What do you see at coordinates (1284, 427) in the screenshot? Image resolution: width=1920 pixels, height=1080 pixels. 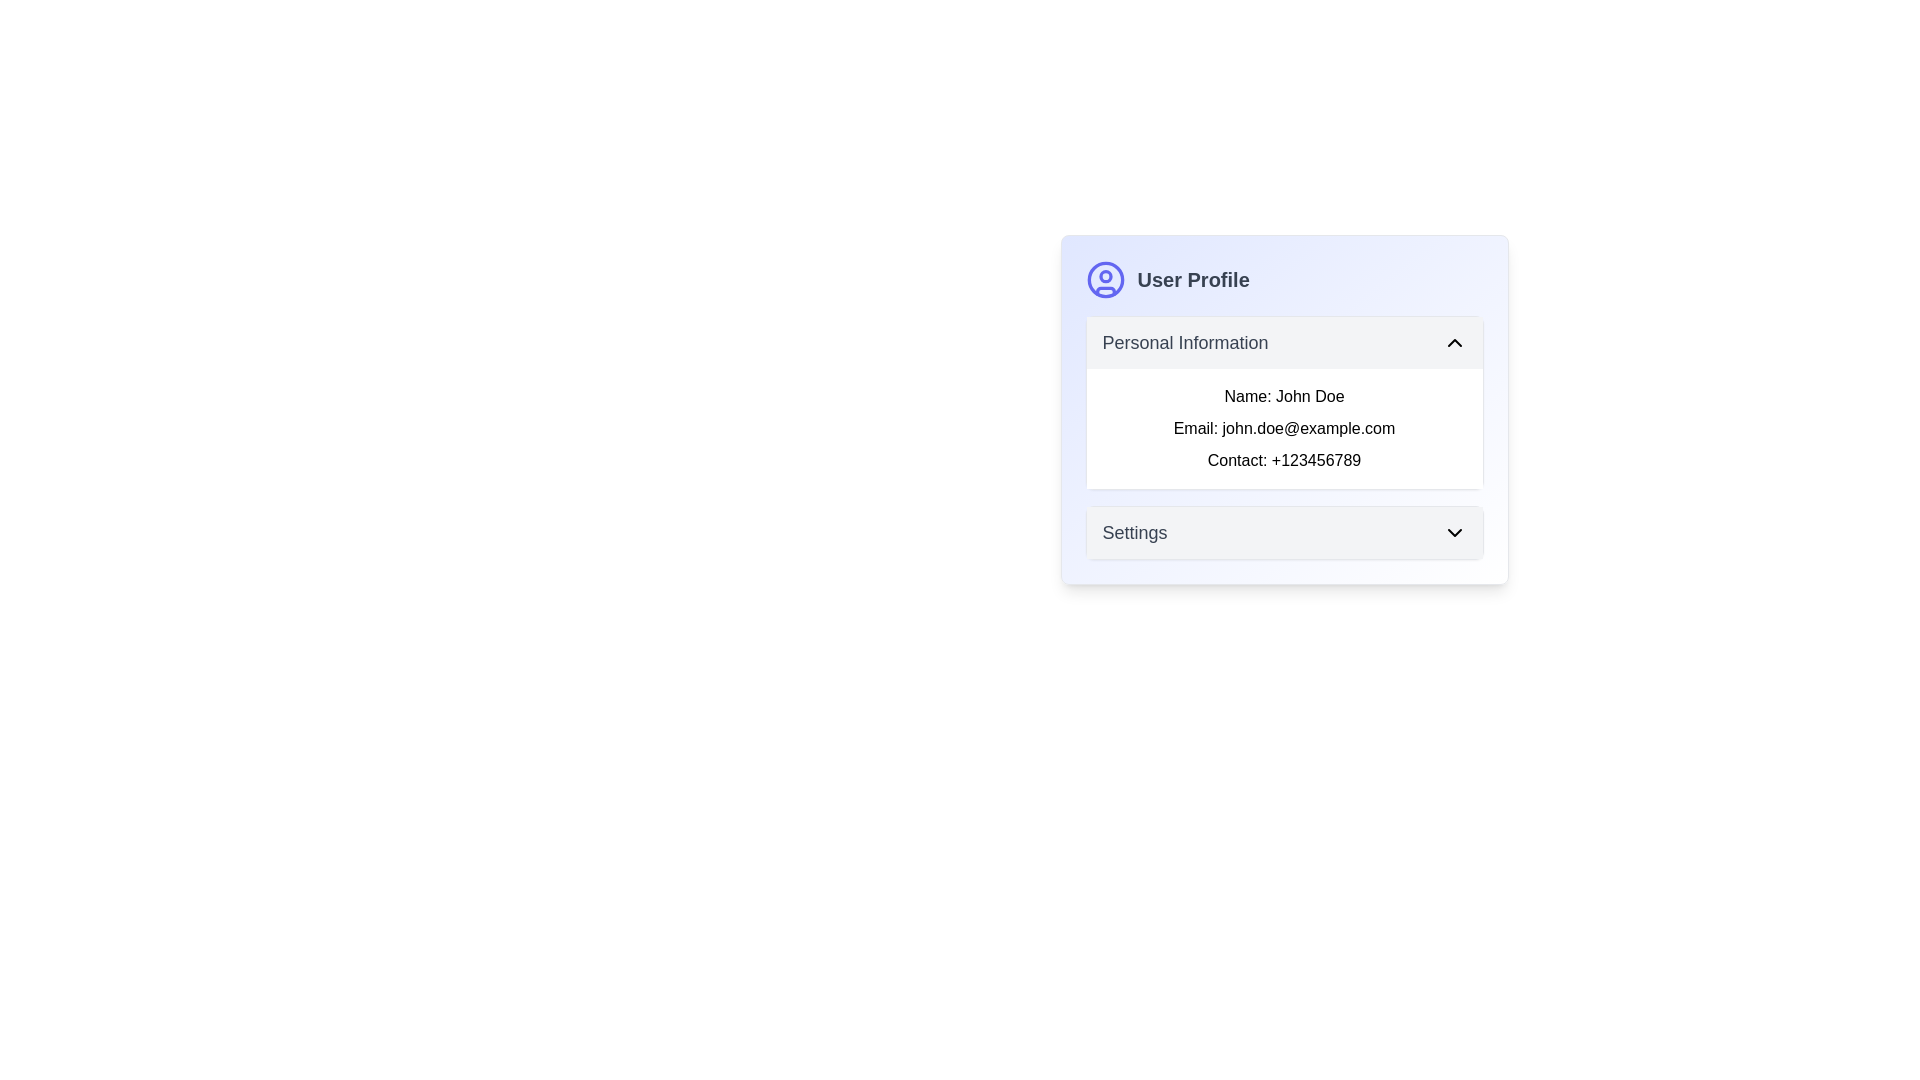 I see `the Text Block element that contains user information, located in the 'Personal Information' section of the 'User Profile' card interface` at bounding box center [1284, 427].